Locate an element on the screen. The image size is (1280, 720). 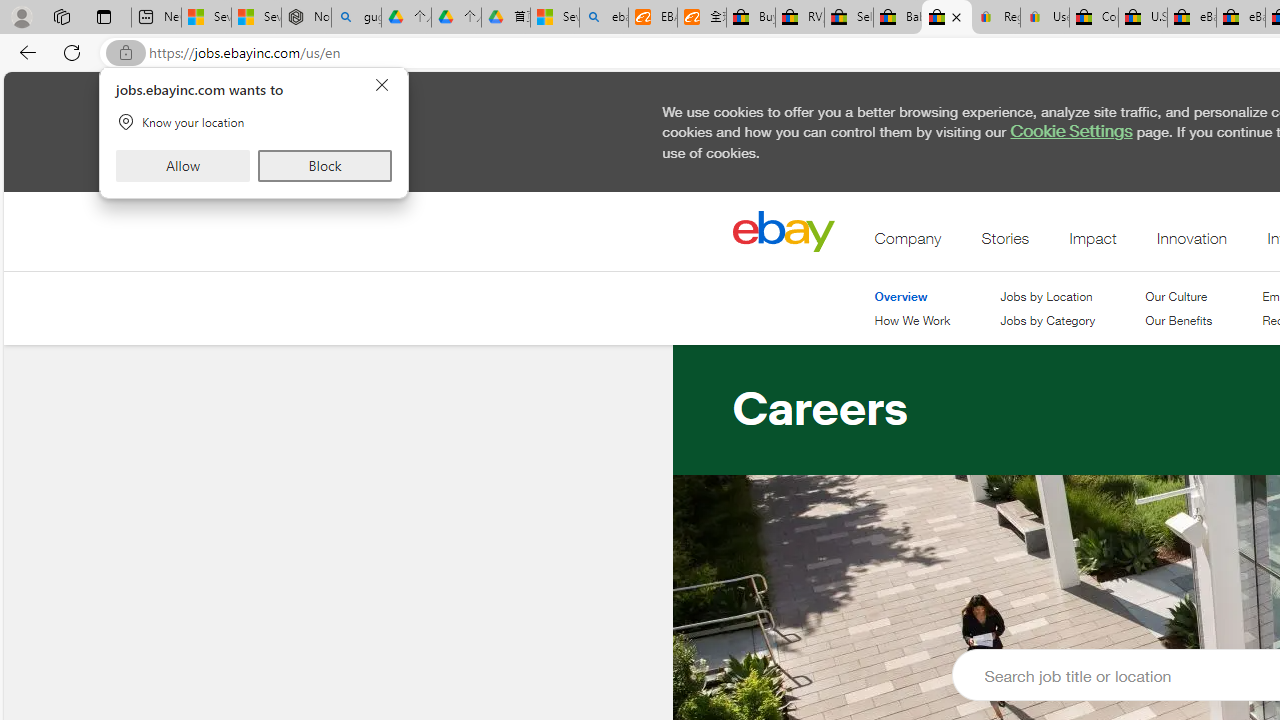
'How We Work' is located at coordinates (911, 320).